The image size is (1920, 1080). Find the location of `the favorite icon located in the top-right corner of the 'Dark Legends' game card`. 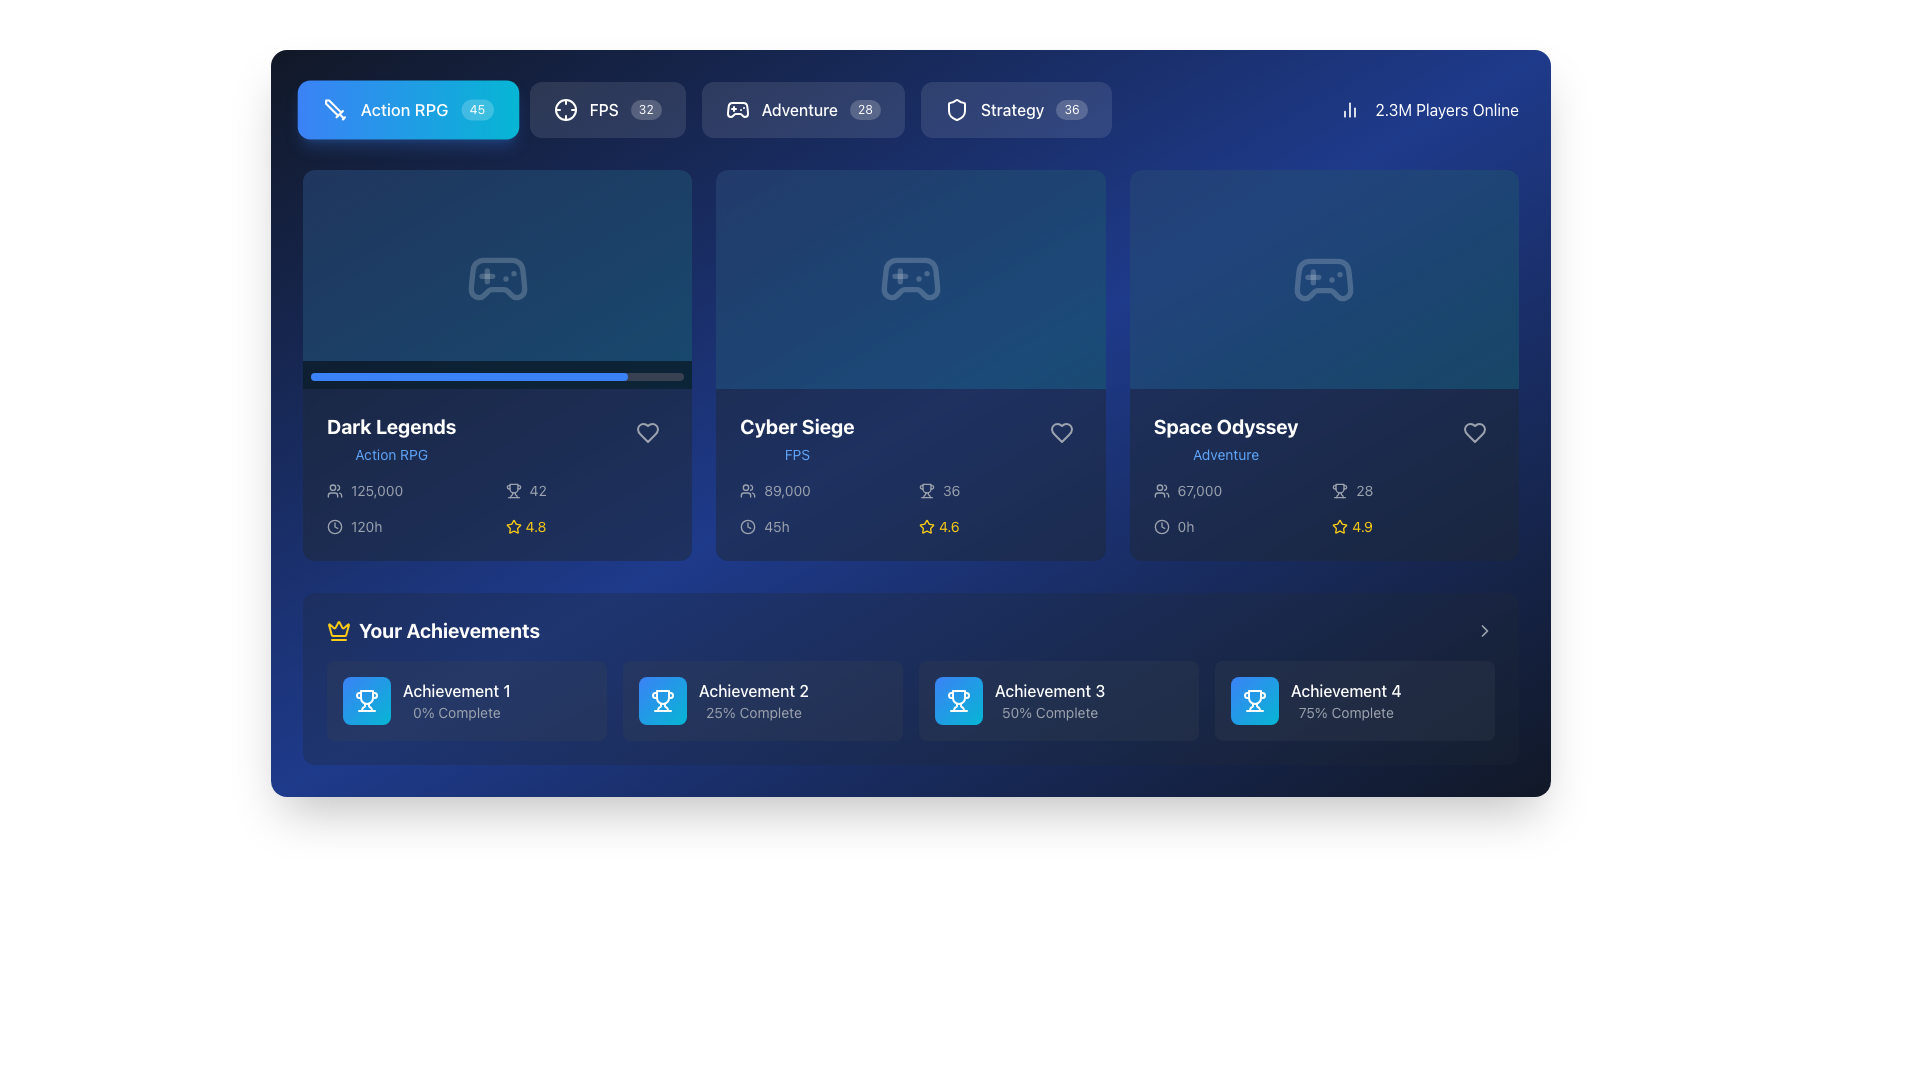

the favorite icon located in the top-right corner of the 'Dark Legends' game card is located at coordinates (648, 431).